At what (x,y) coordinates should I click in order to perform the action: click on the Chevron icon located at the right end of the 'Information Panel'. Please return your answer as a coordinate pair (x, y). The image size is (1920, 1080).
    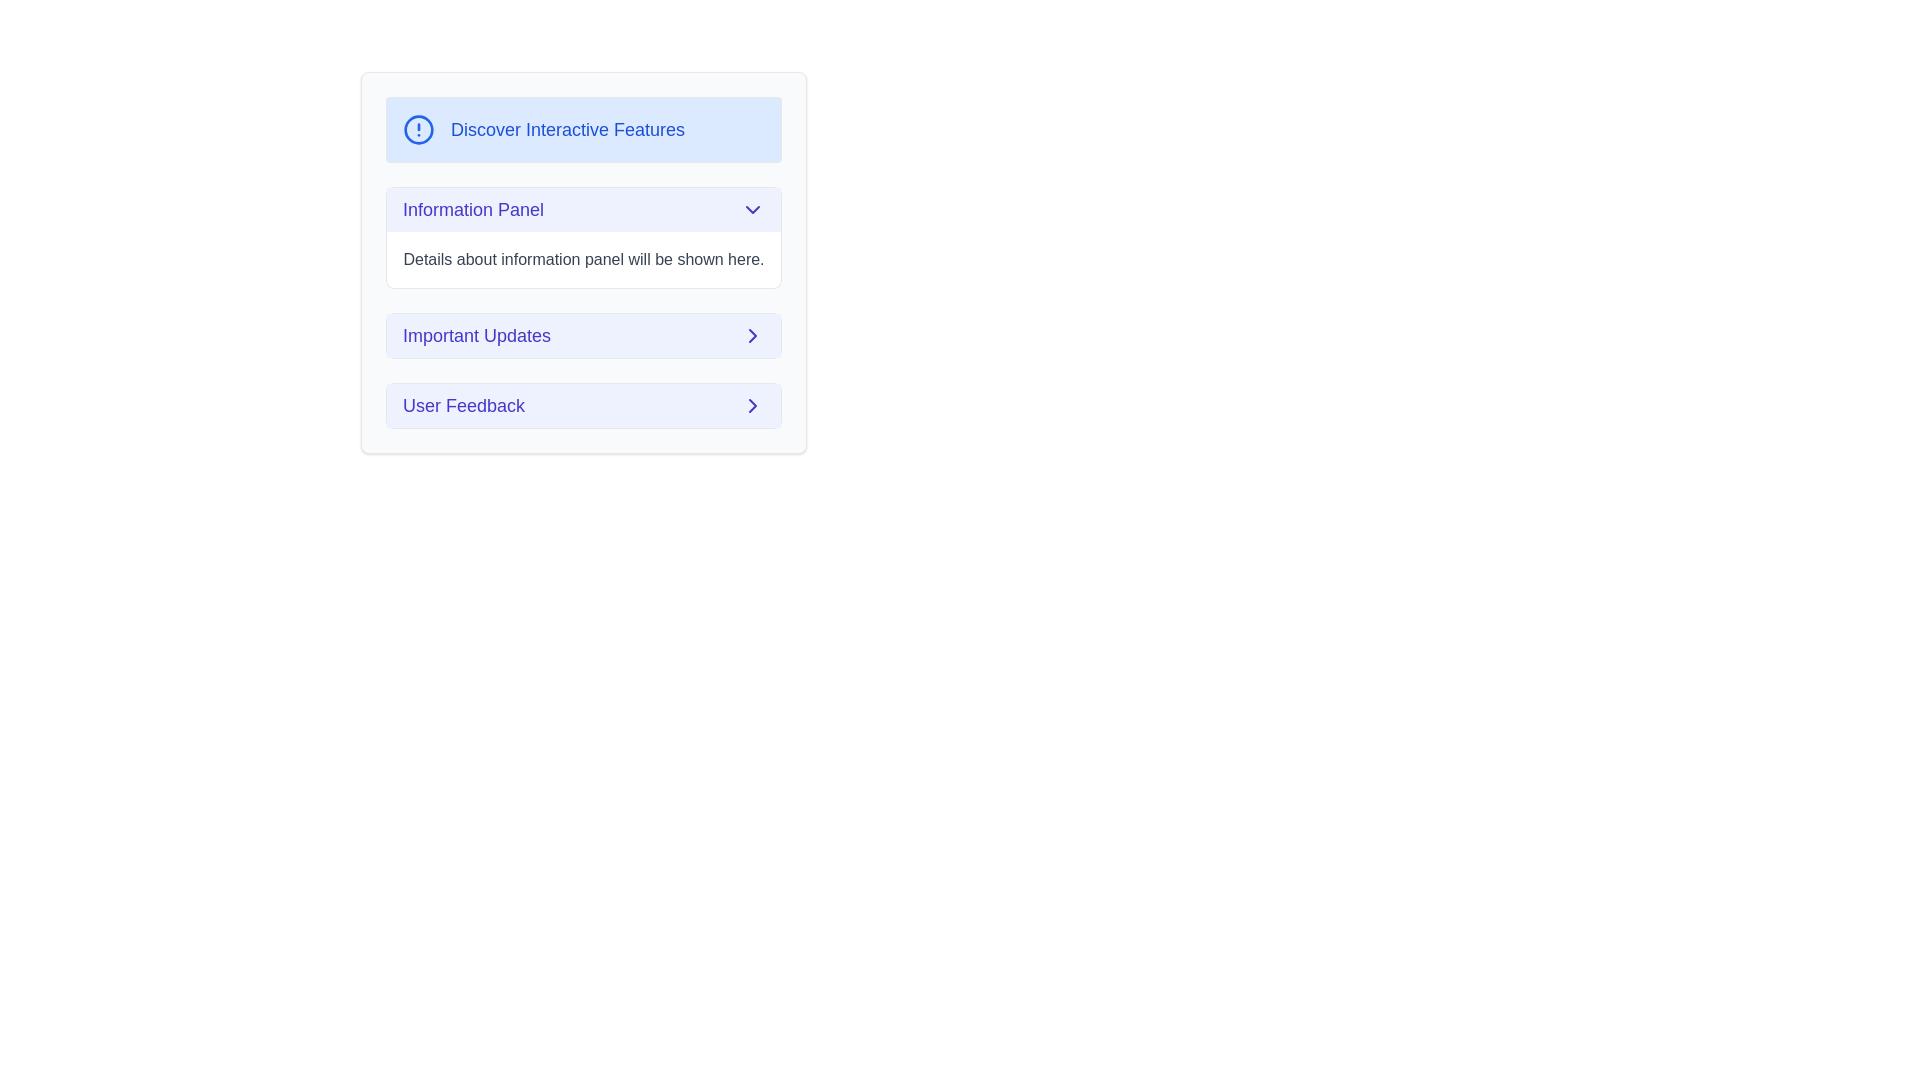
    Looking at the image, I should click on (752, 209).